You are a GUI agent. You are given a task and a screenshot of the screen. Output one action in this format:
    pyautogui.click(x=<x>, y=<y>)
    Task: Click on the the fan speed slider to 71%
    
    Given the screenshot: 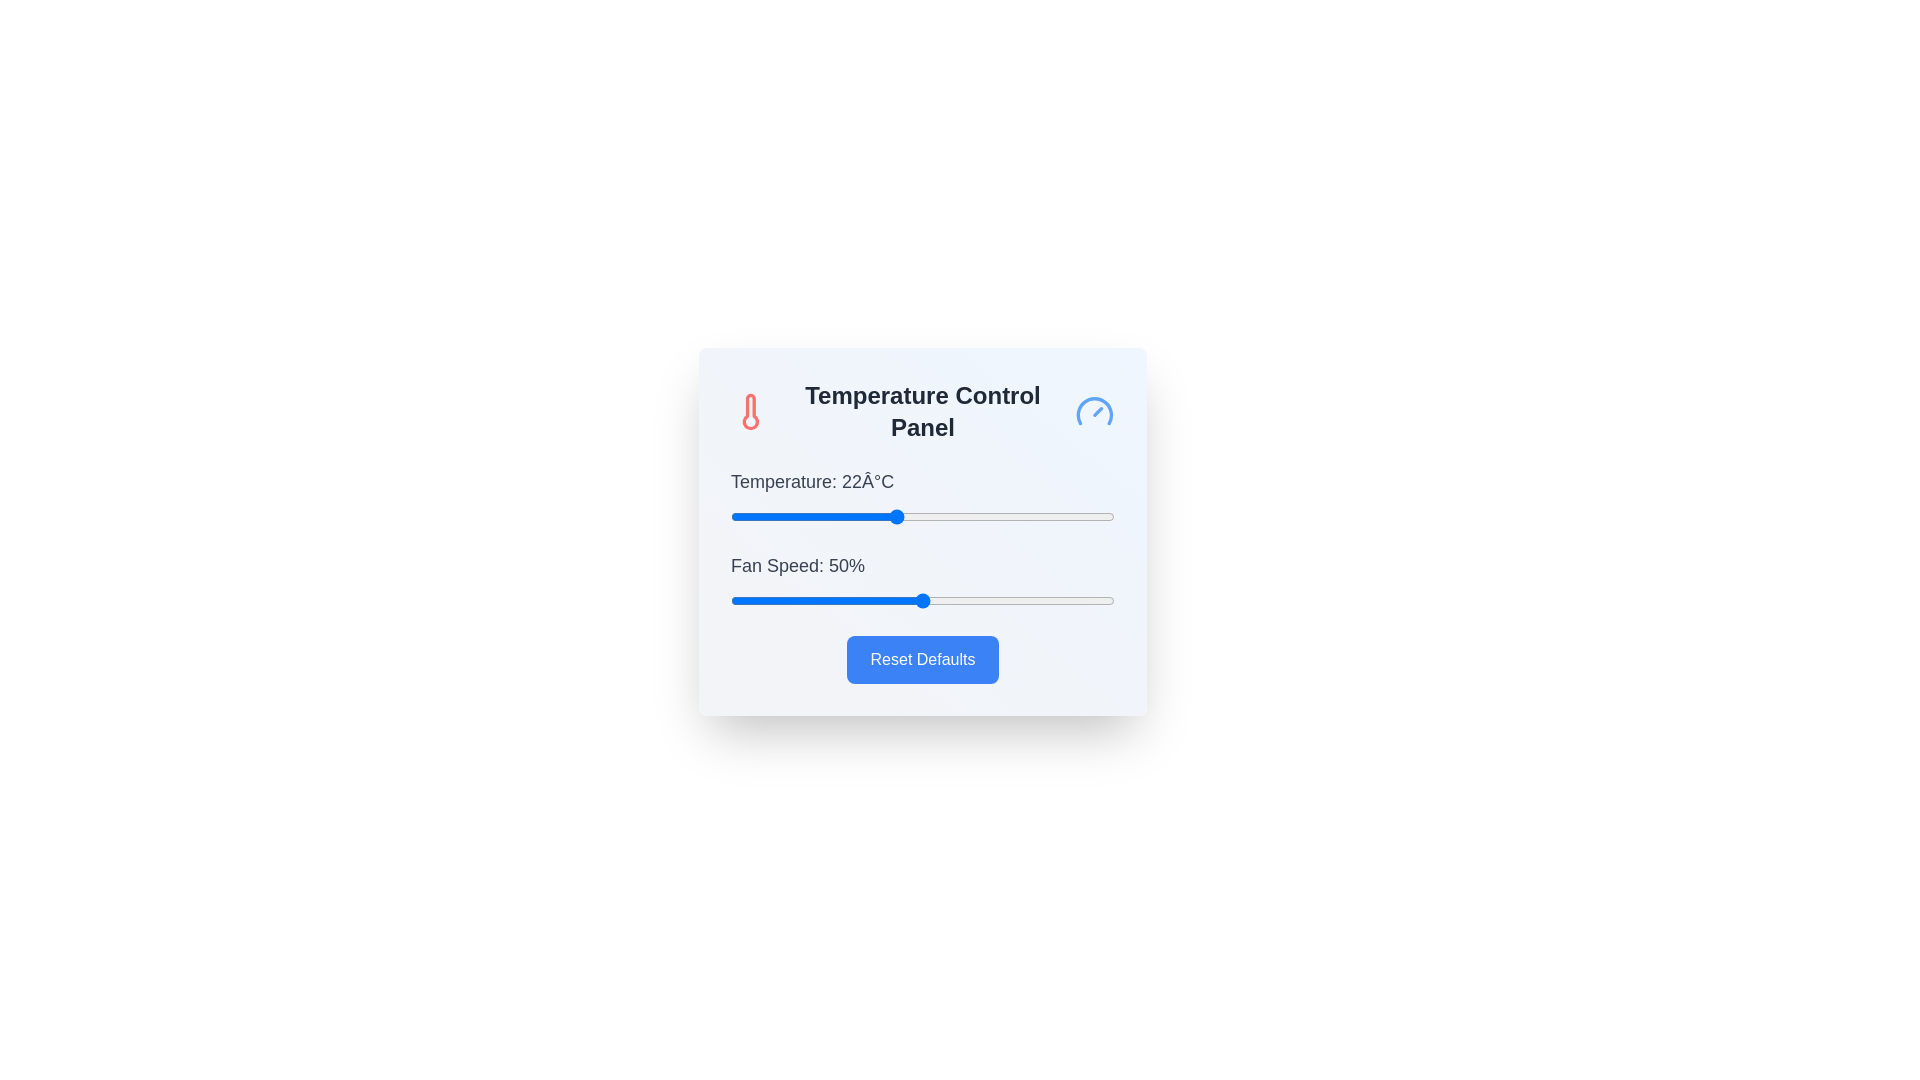 What is the action you would take?
    pyautogui.click(x=1003, y=600)
    